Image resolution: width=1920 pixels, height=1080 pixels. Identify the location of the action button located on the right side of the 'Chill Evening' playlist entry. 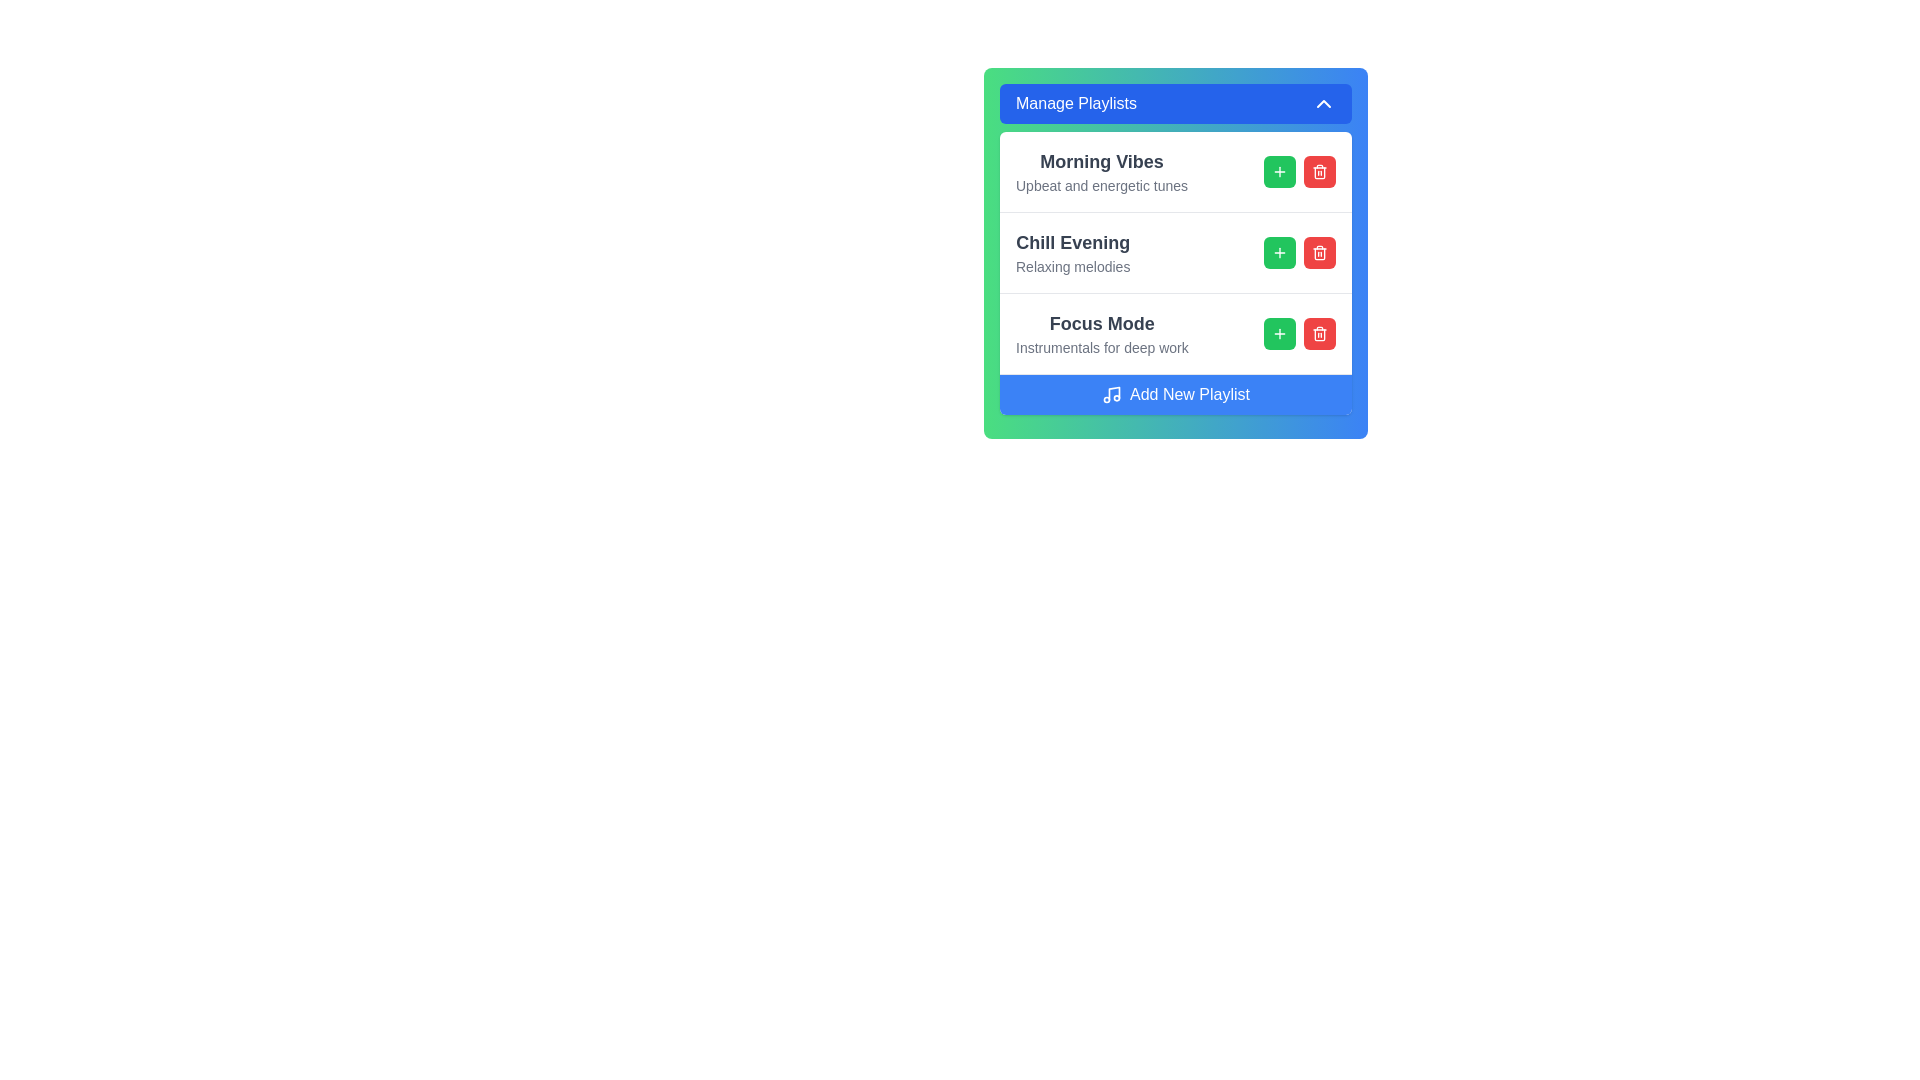
(1280, 252).